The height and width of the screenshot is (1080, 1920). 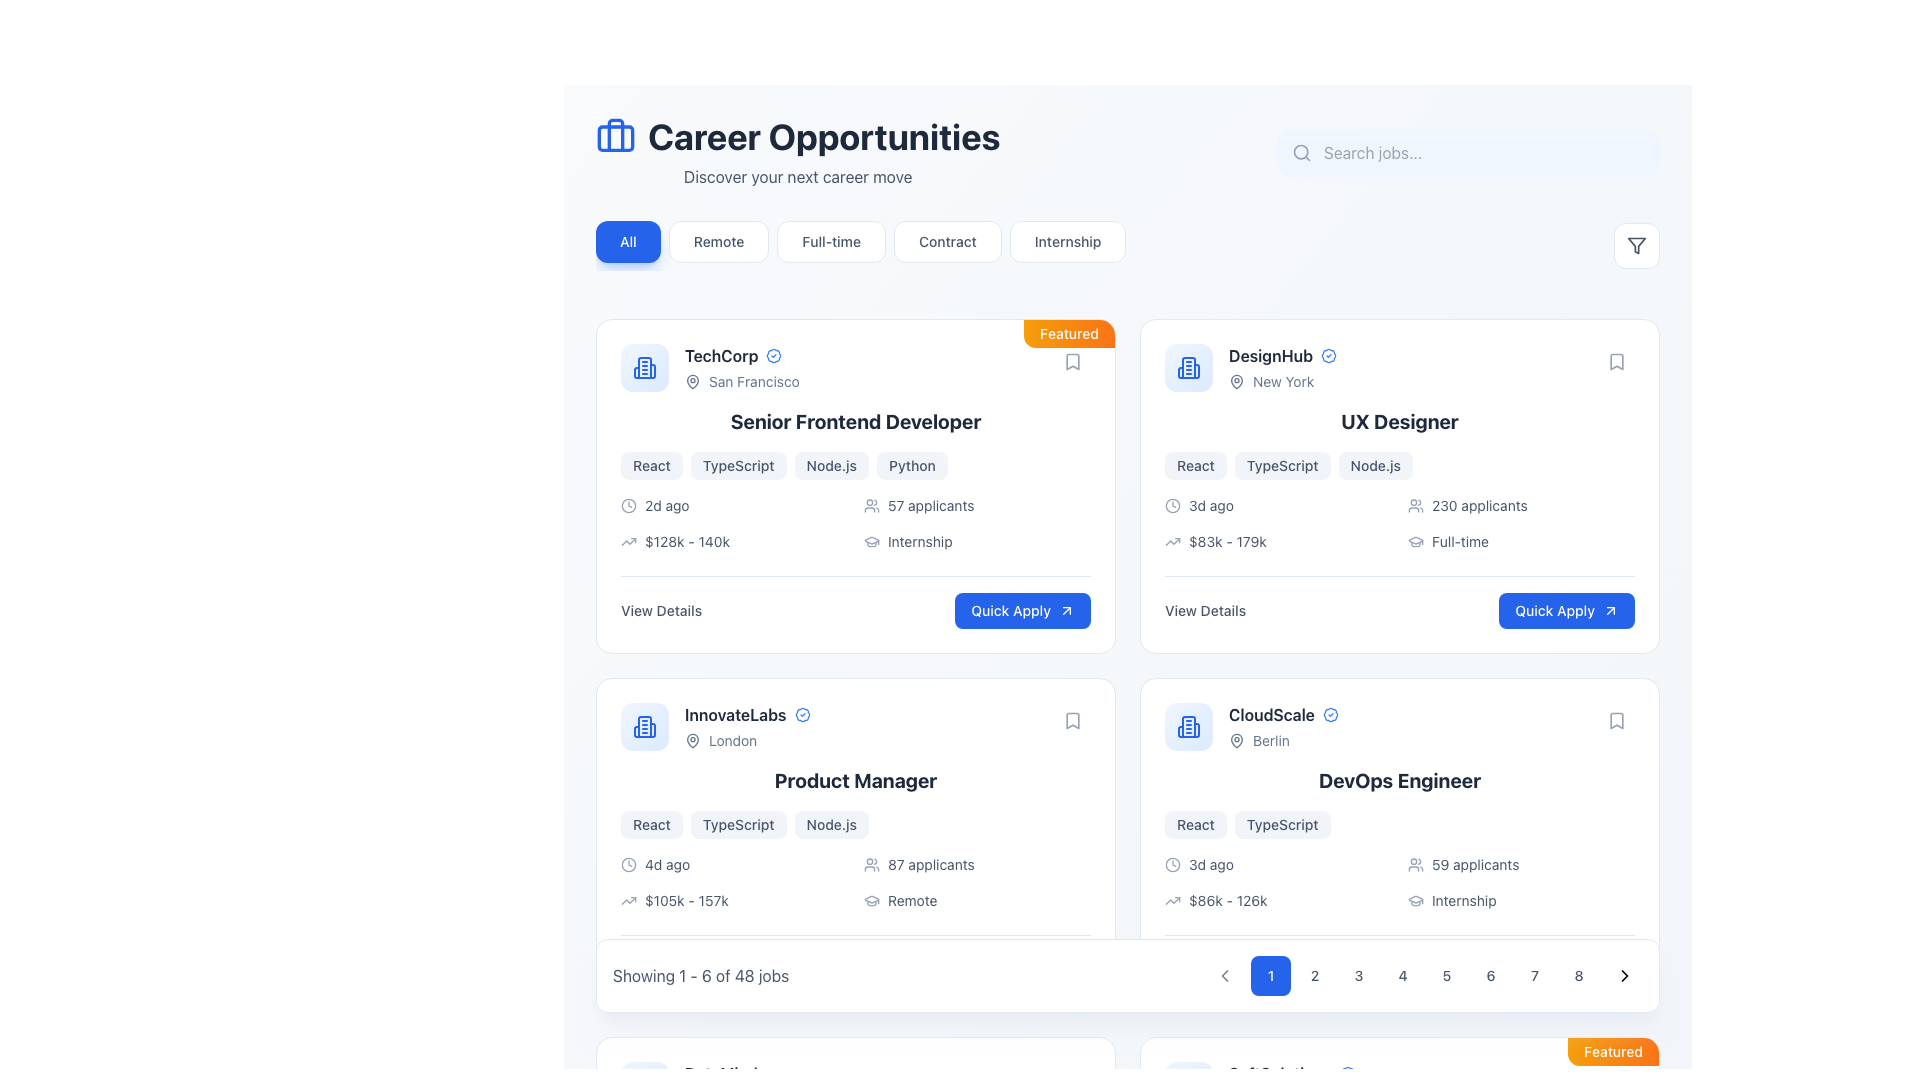 I want to click on the button displaying the number '7', which is styled as a rounded rectangle with a light grey background, so click(x=1534, y=974).